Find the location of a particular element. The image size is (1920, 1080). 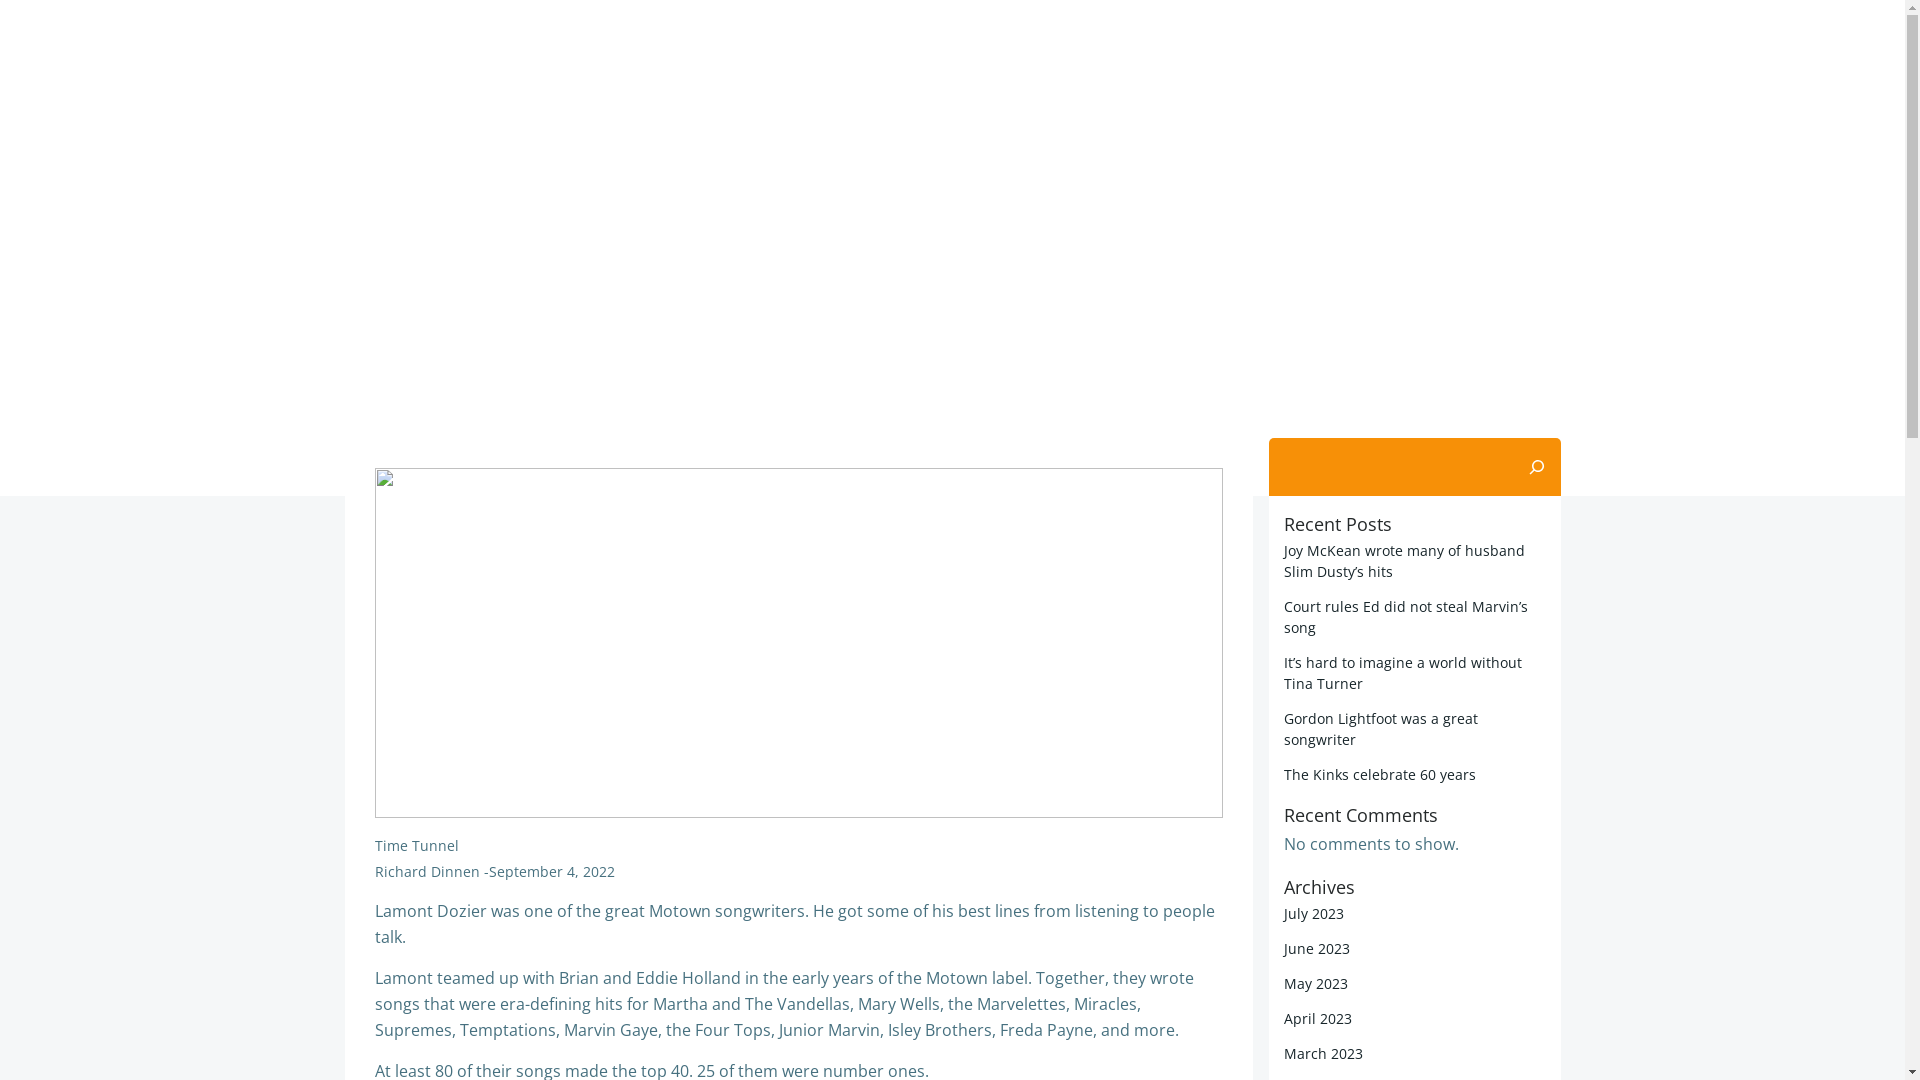

'Richard Dinnen' is located at coordinates (425, 870).